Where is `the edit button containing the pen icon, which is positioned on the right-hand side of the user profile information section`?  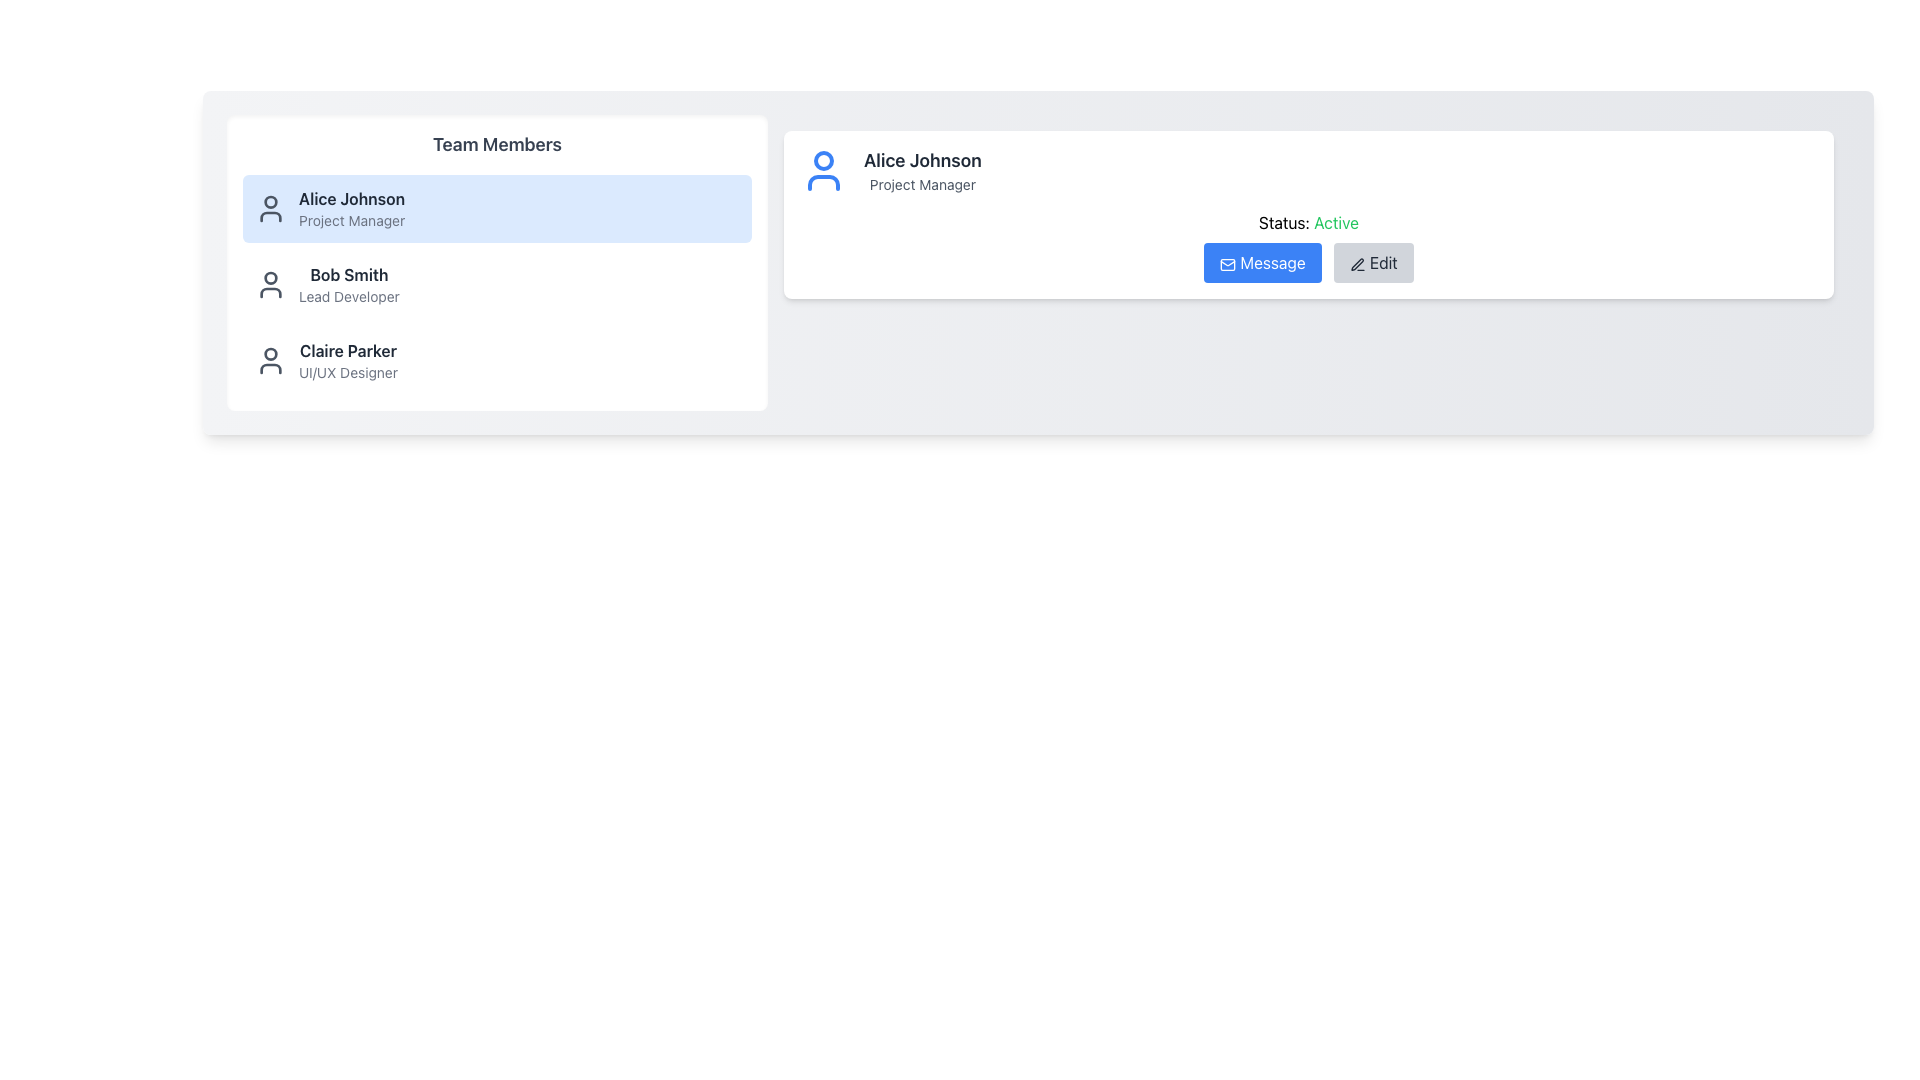 the edit button containing the pen icon, which is positioned on the right-hand side of the user profile information section is located at coordinates (1357, 263).